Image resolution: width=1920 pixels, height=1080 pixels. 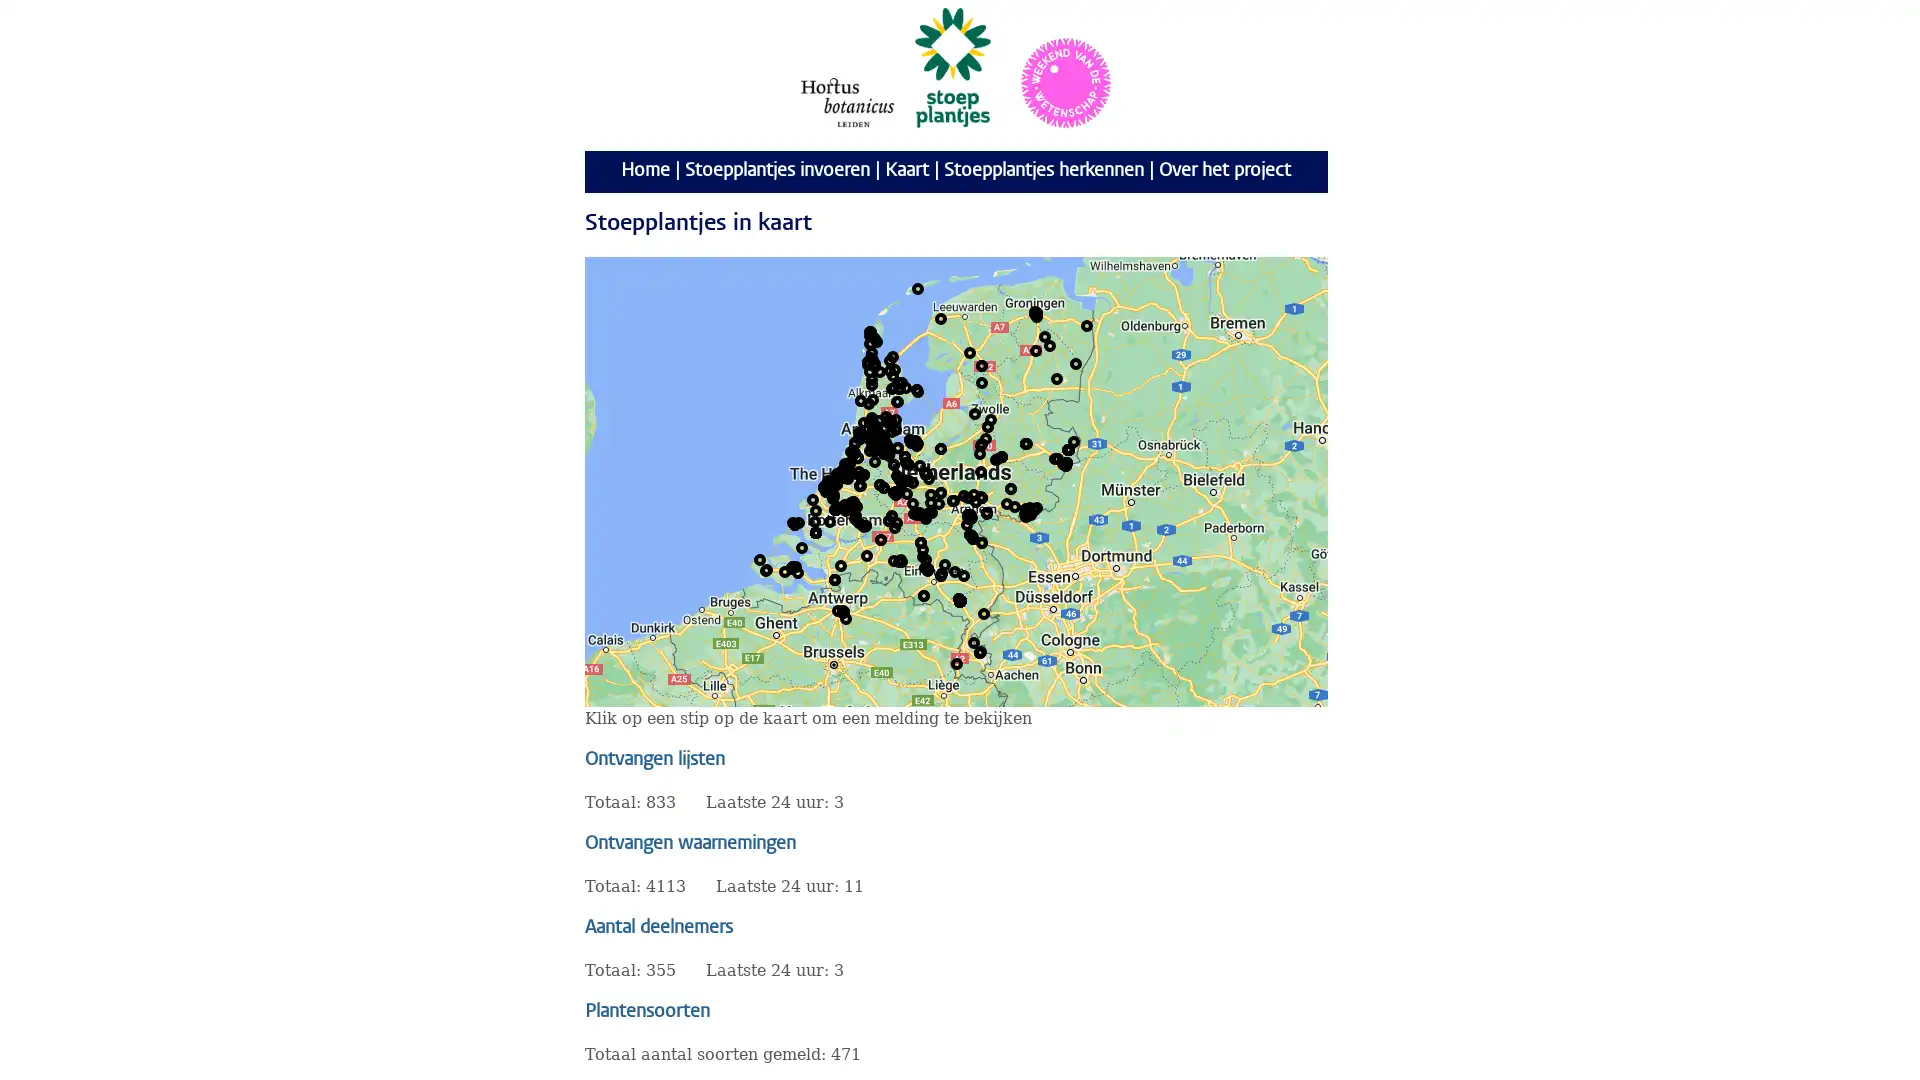 I want to click on Telling van Hortusfreak op 02 februari 2022, so click(x=765, y=570).